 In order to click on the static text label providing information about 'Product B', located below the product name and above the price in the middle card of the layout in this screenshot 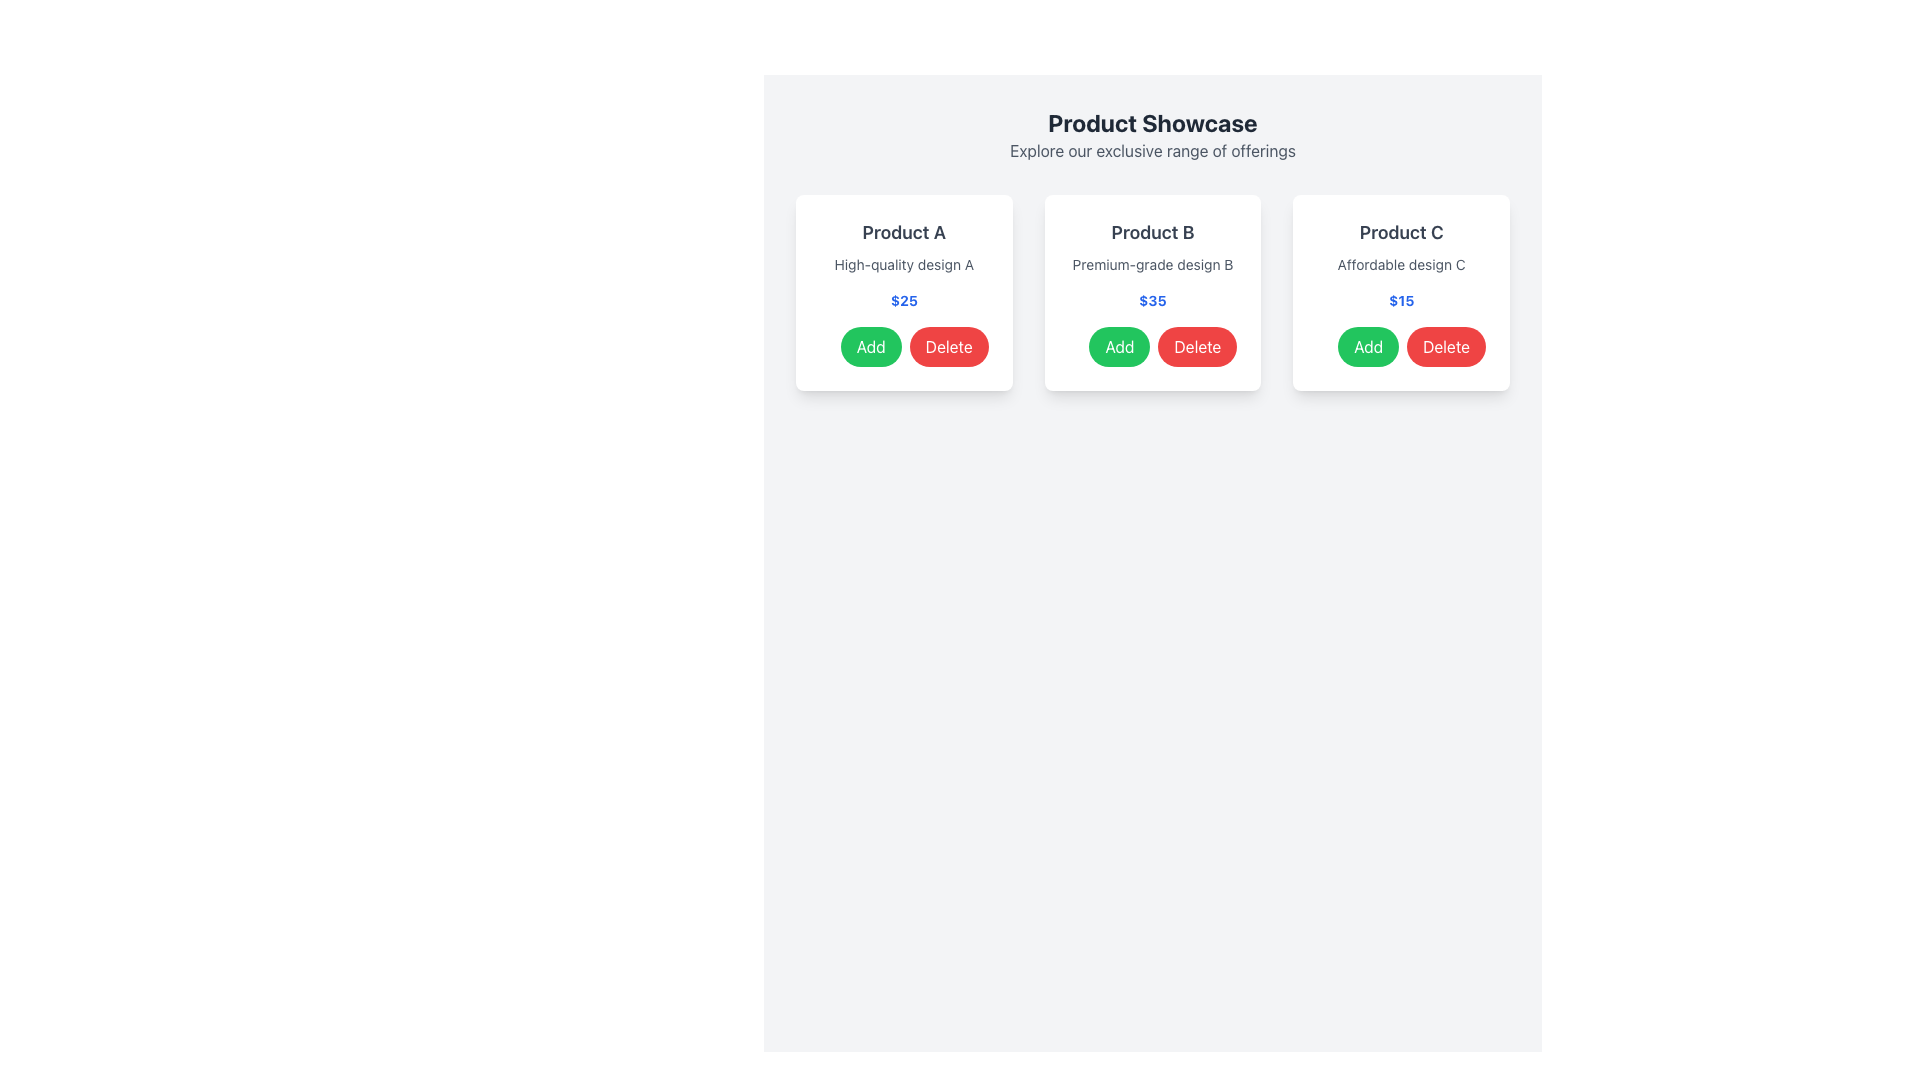, I will do `click(1152, 264)`.